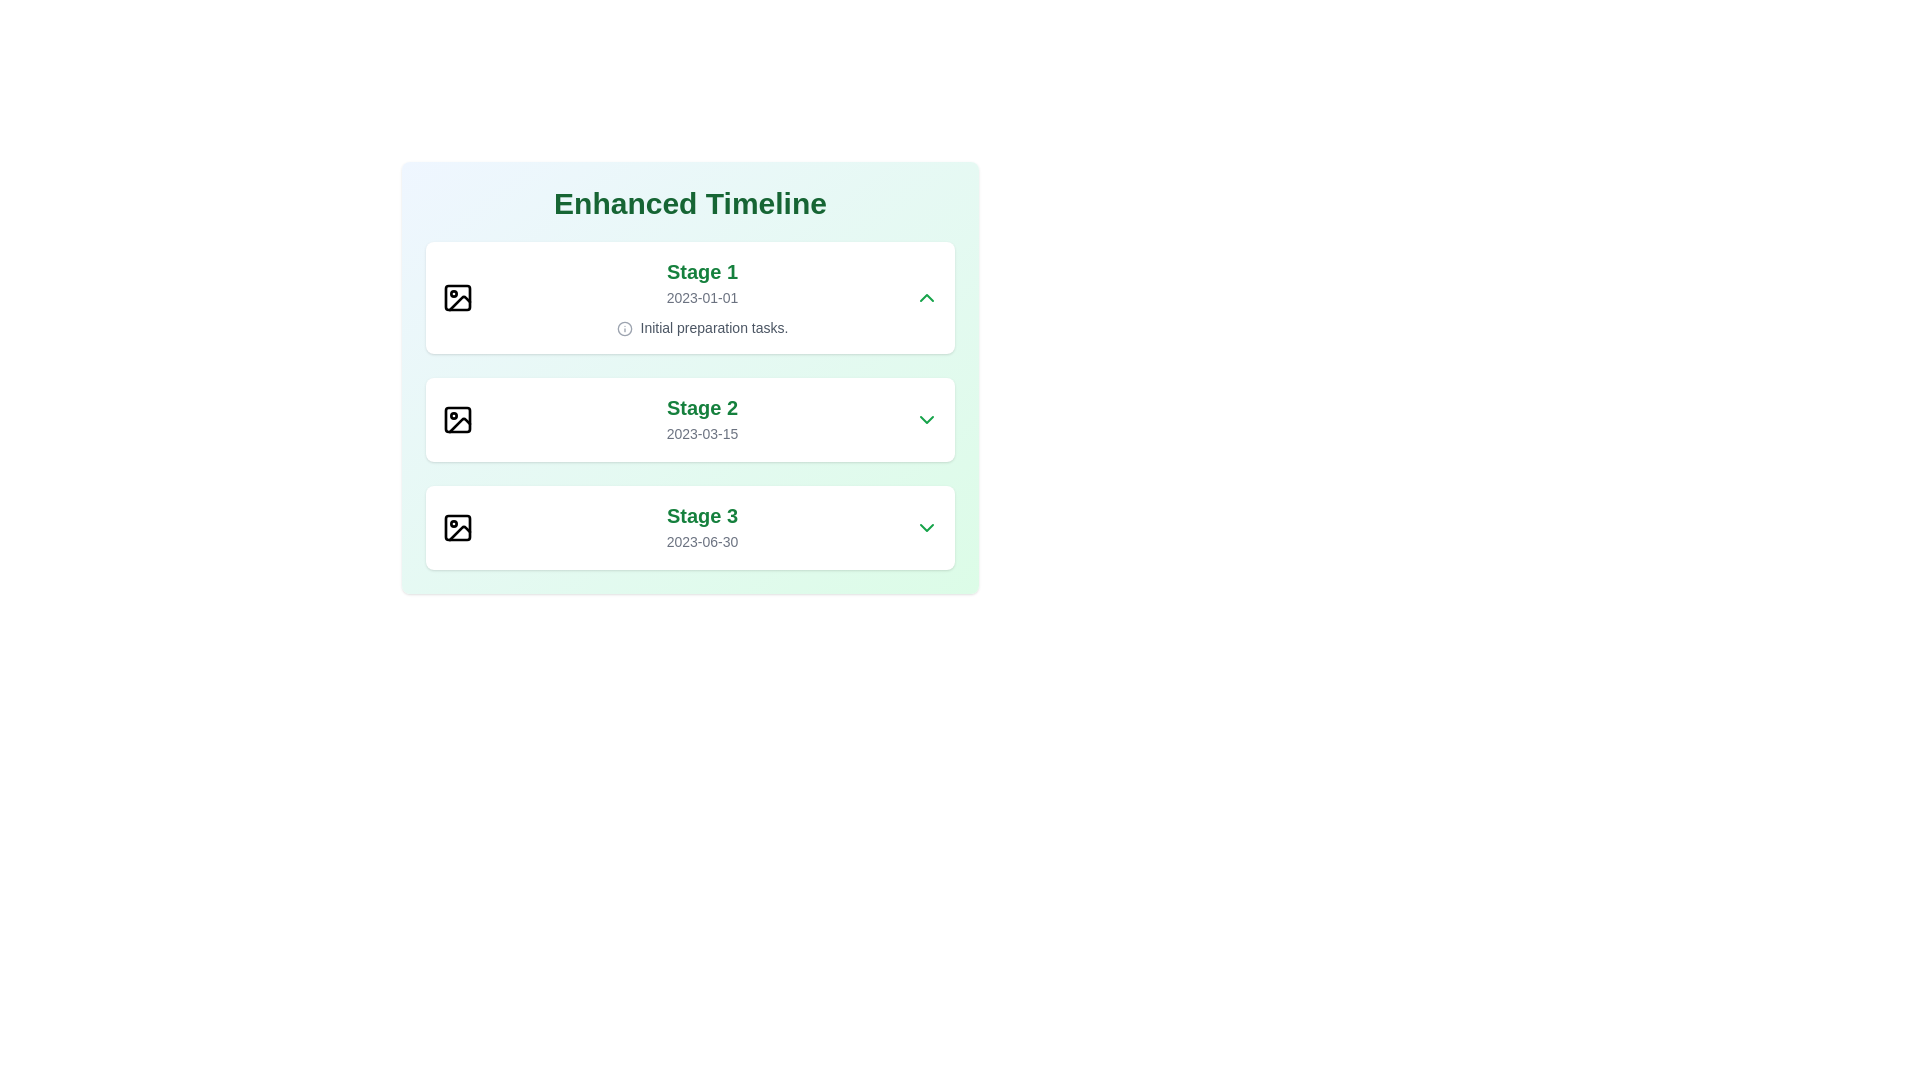 Image resolution: width=1920 pixels, height=1080 pixels. What do you see at coordinates (456, 527) in the screenshot?
I see `the Icon representing 'Stage 3' located in the 'Enhanced Timeline' card, positioned to the left of the stage number and date text` at bounding box center [456, 527].